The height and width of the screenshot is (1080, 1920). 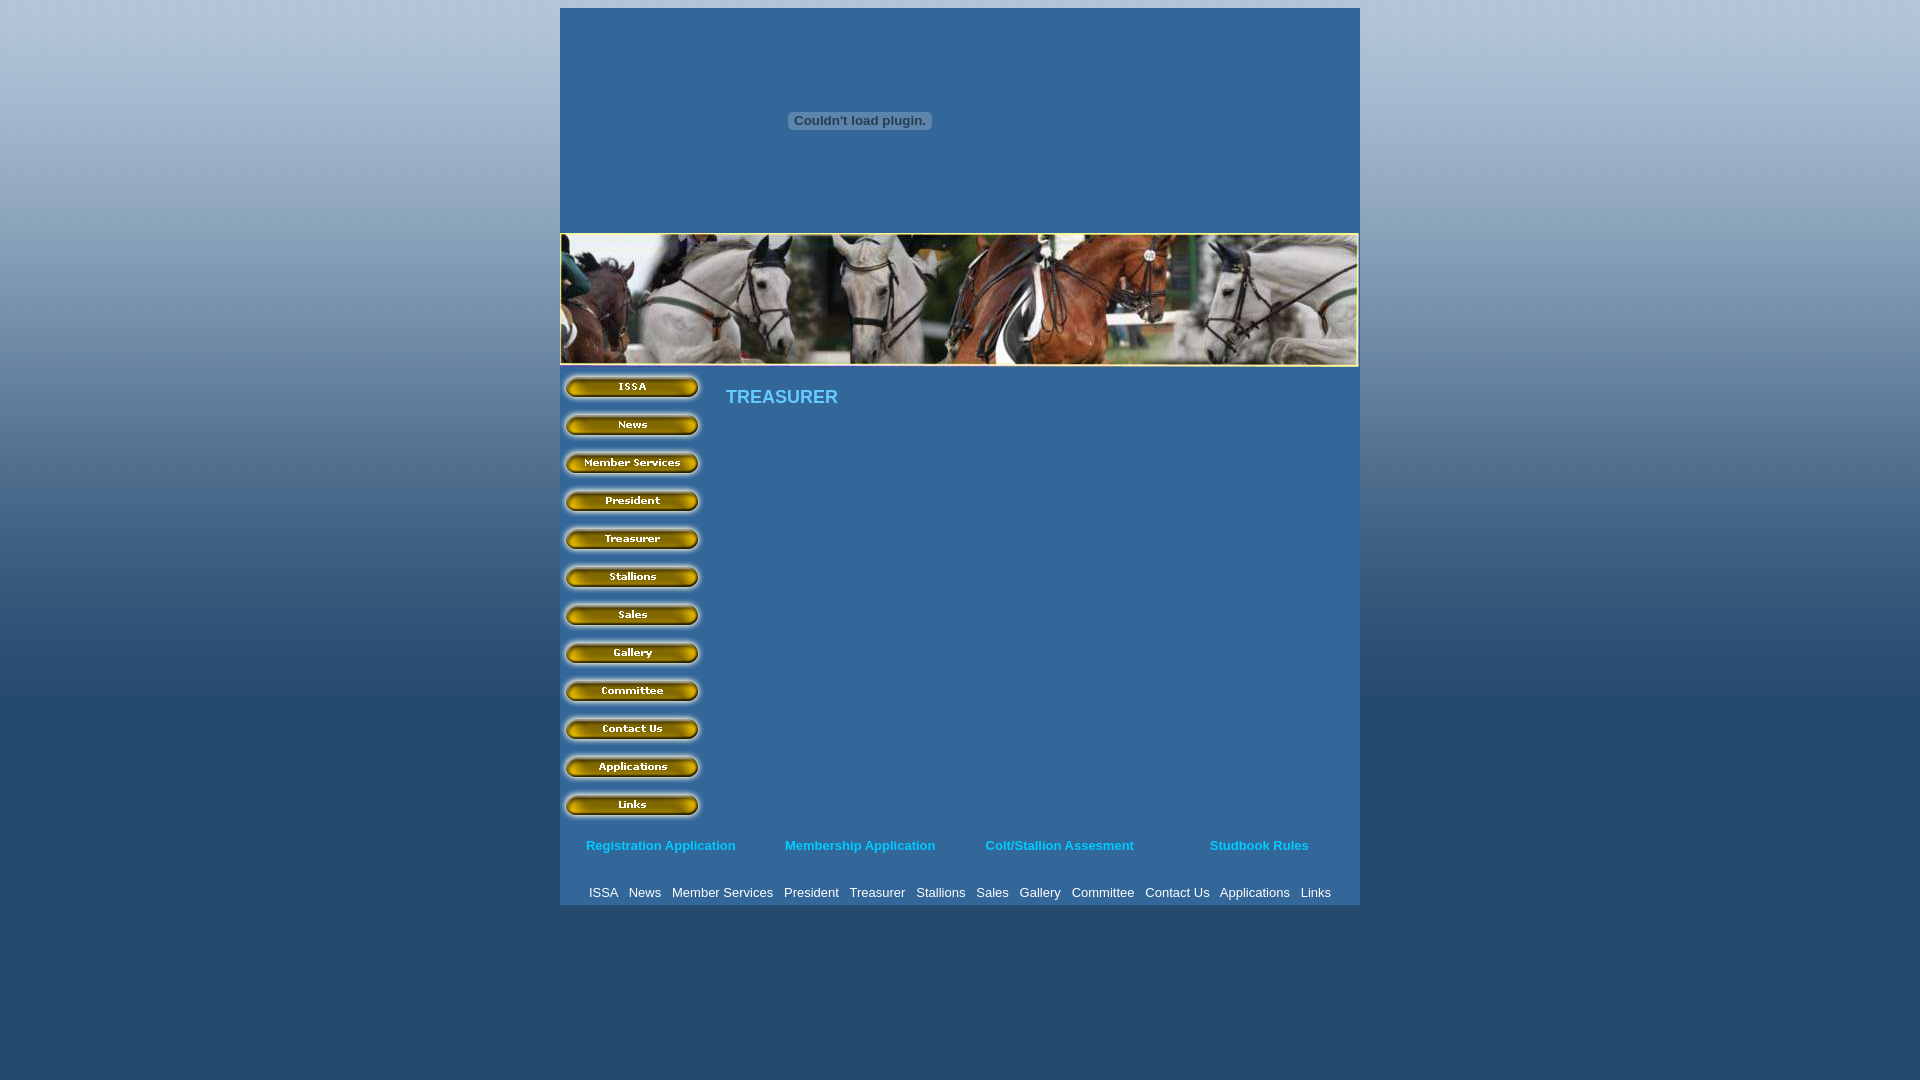 I want to click on 'Member Services', so click(x=632, y=462).